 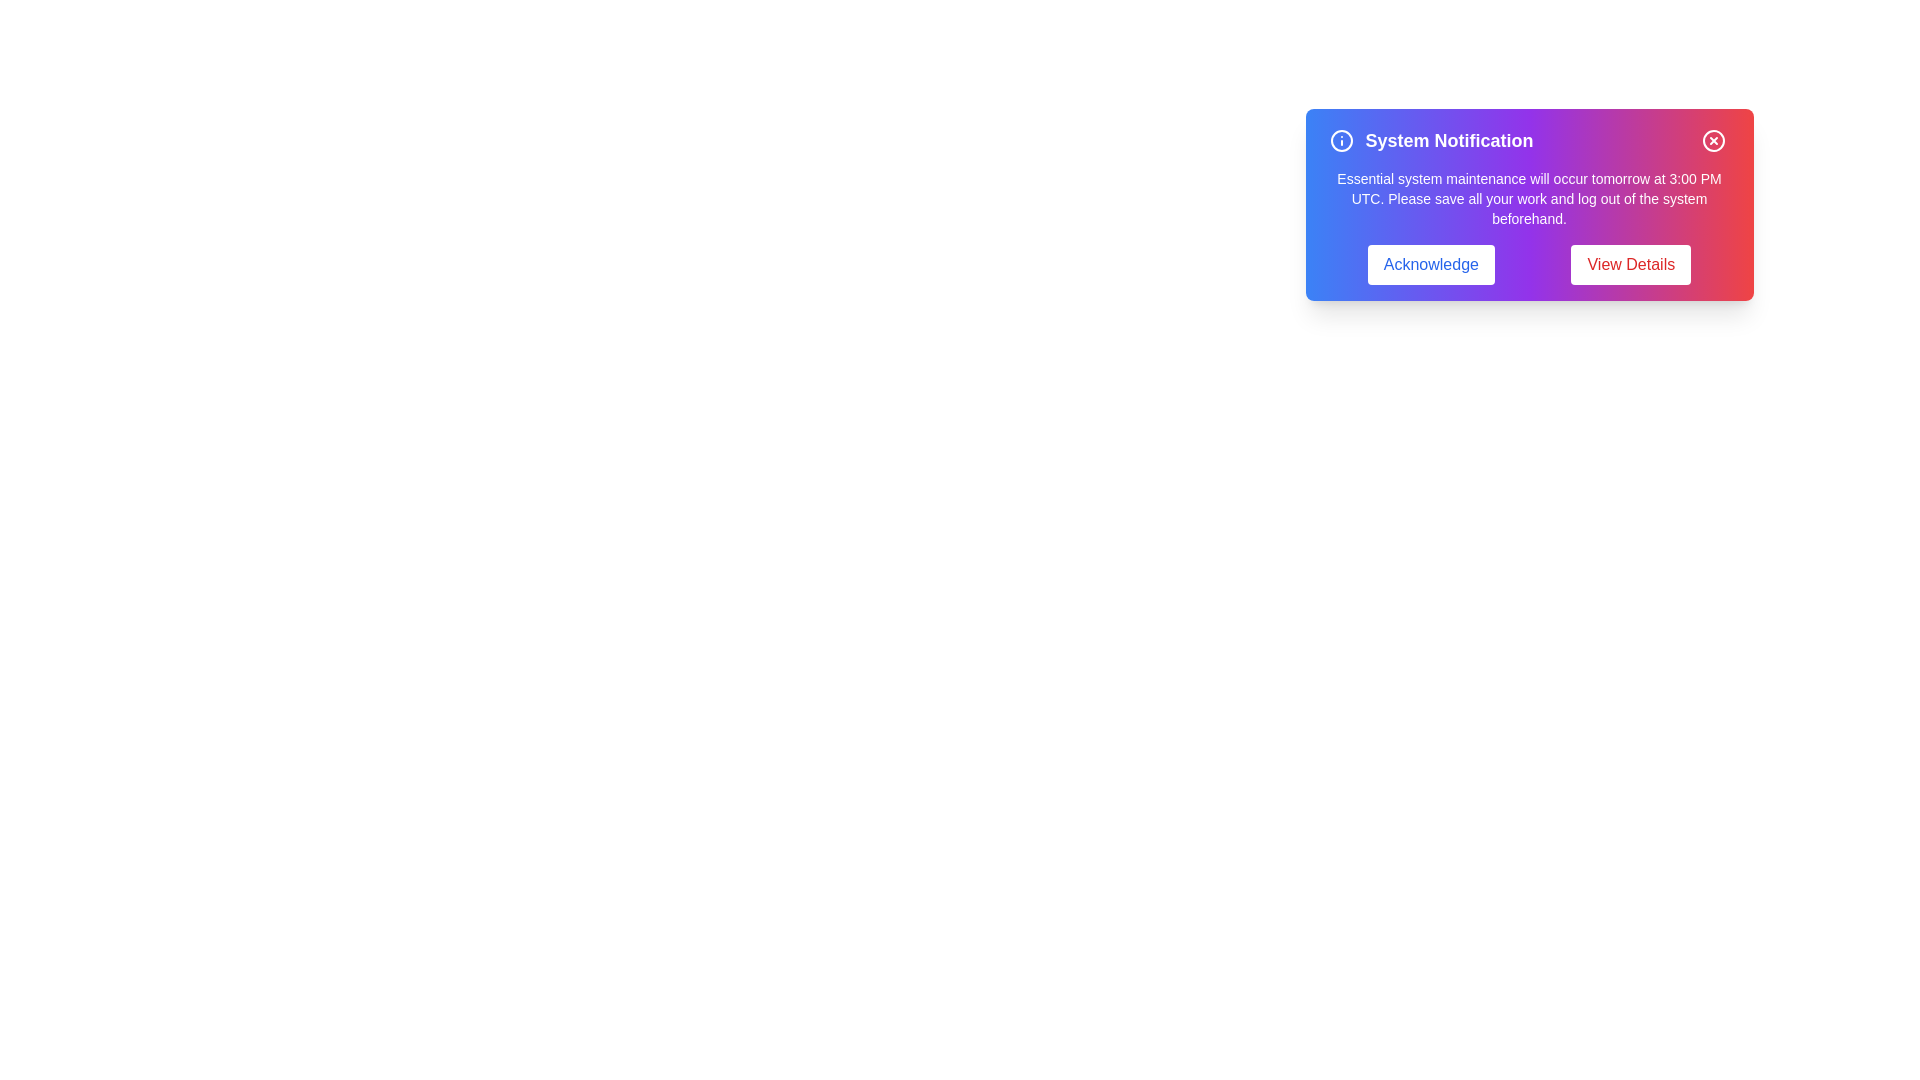 What do you see at coordinates (1631, 264) in the screenshot?
I see `the button labeled View Details to view its hover effect` at bounding box center [1631, 264].